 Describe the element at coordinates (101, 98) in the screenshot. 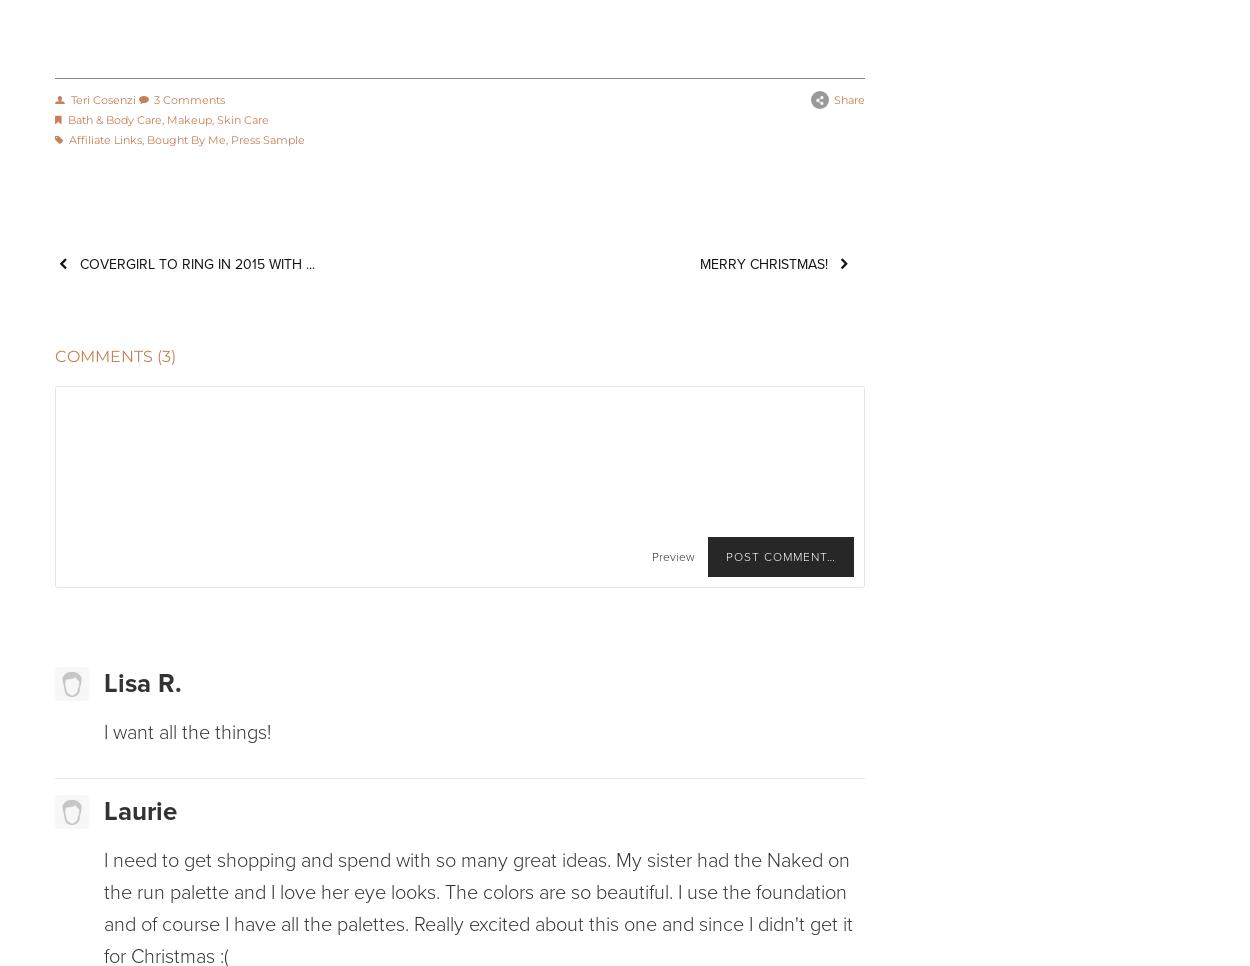

I see `'Teri Cosenzi'` at that location.